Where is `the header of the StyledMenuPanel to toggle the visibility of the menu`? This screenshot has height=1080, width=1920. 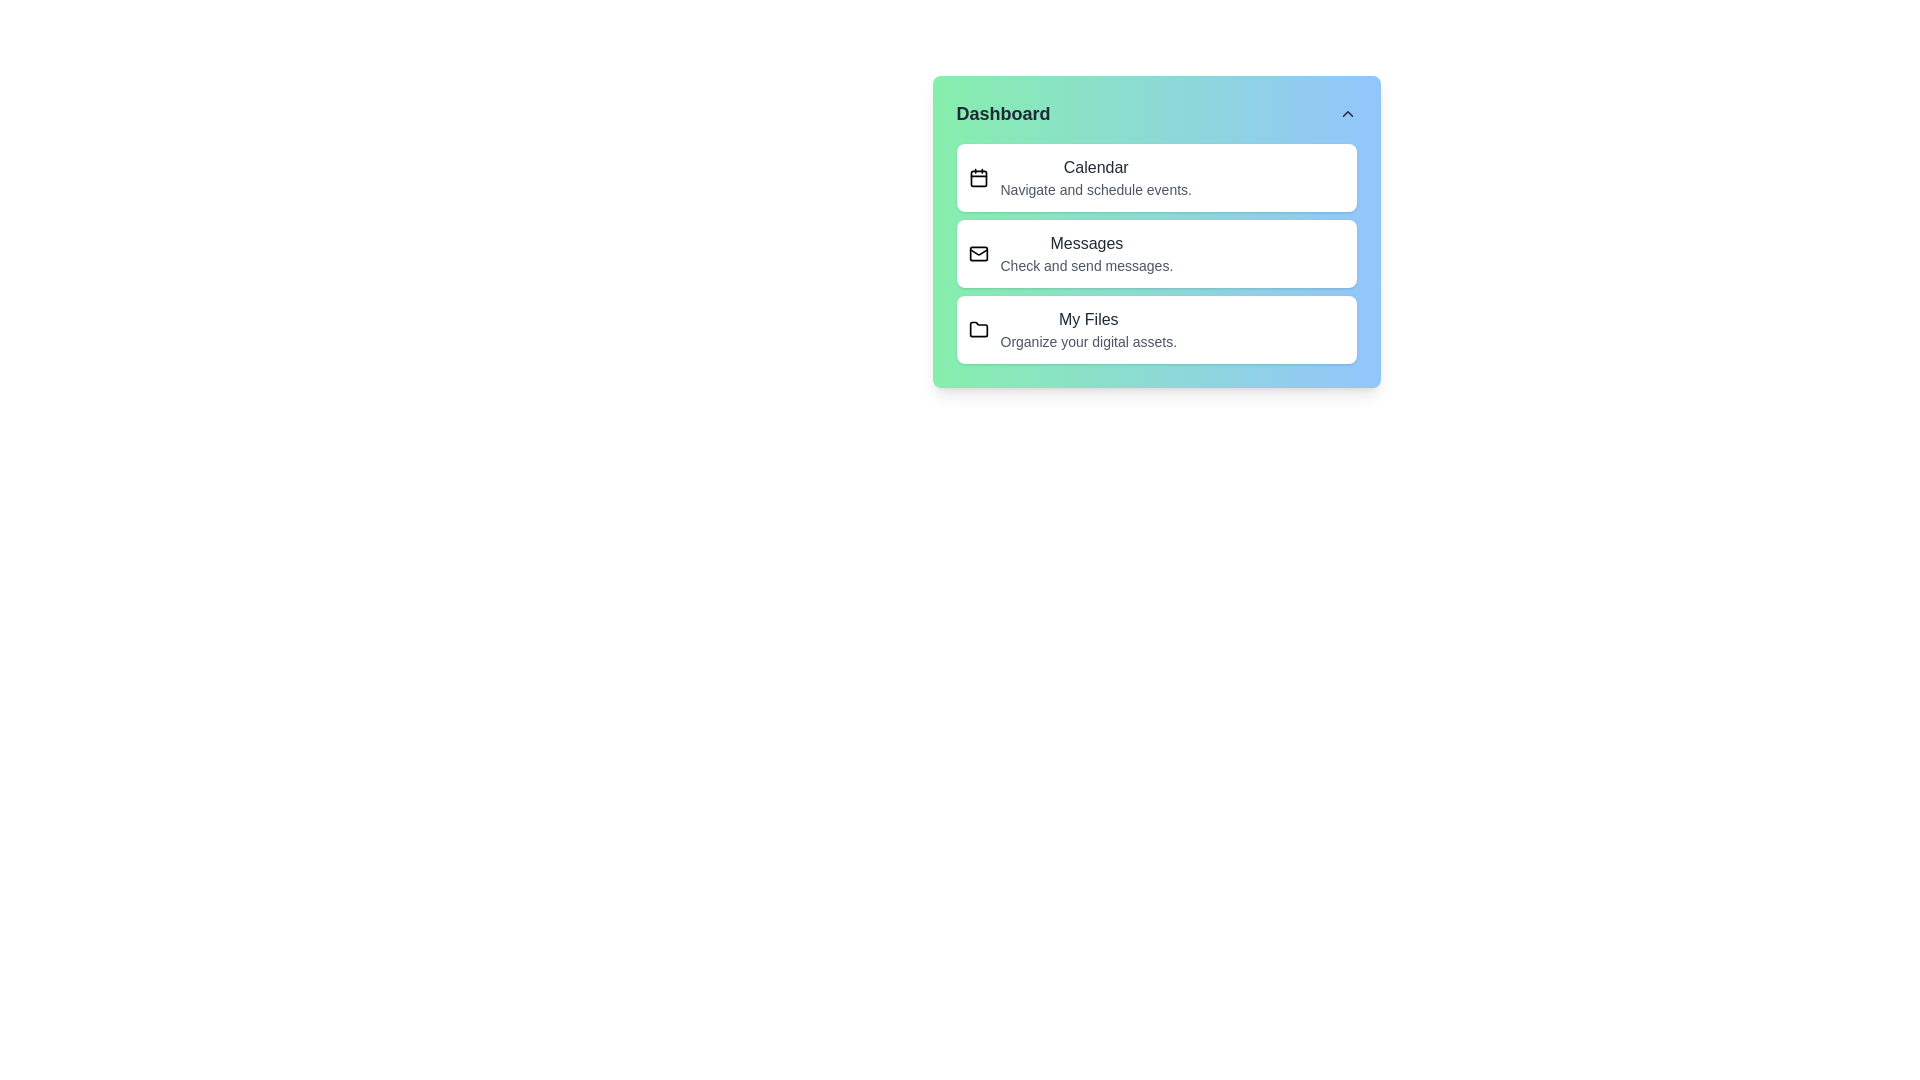
the header of the StyledMenuPanel to toggle the visibility of the menu is located at coordinates (1156, 114).